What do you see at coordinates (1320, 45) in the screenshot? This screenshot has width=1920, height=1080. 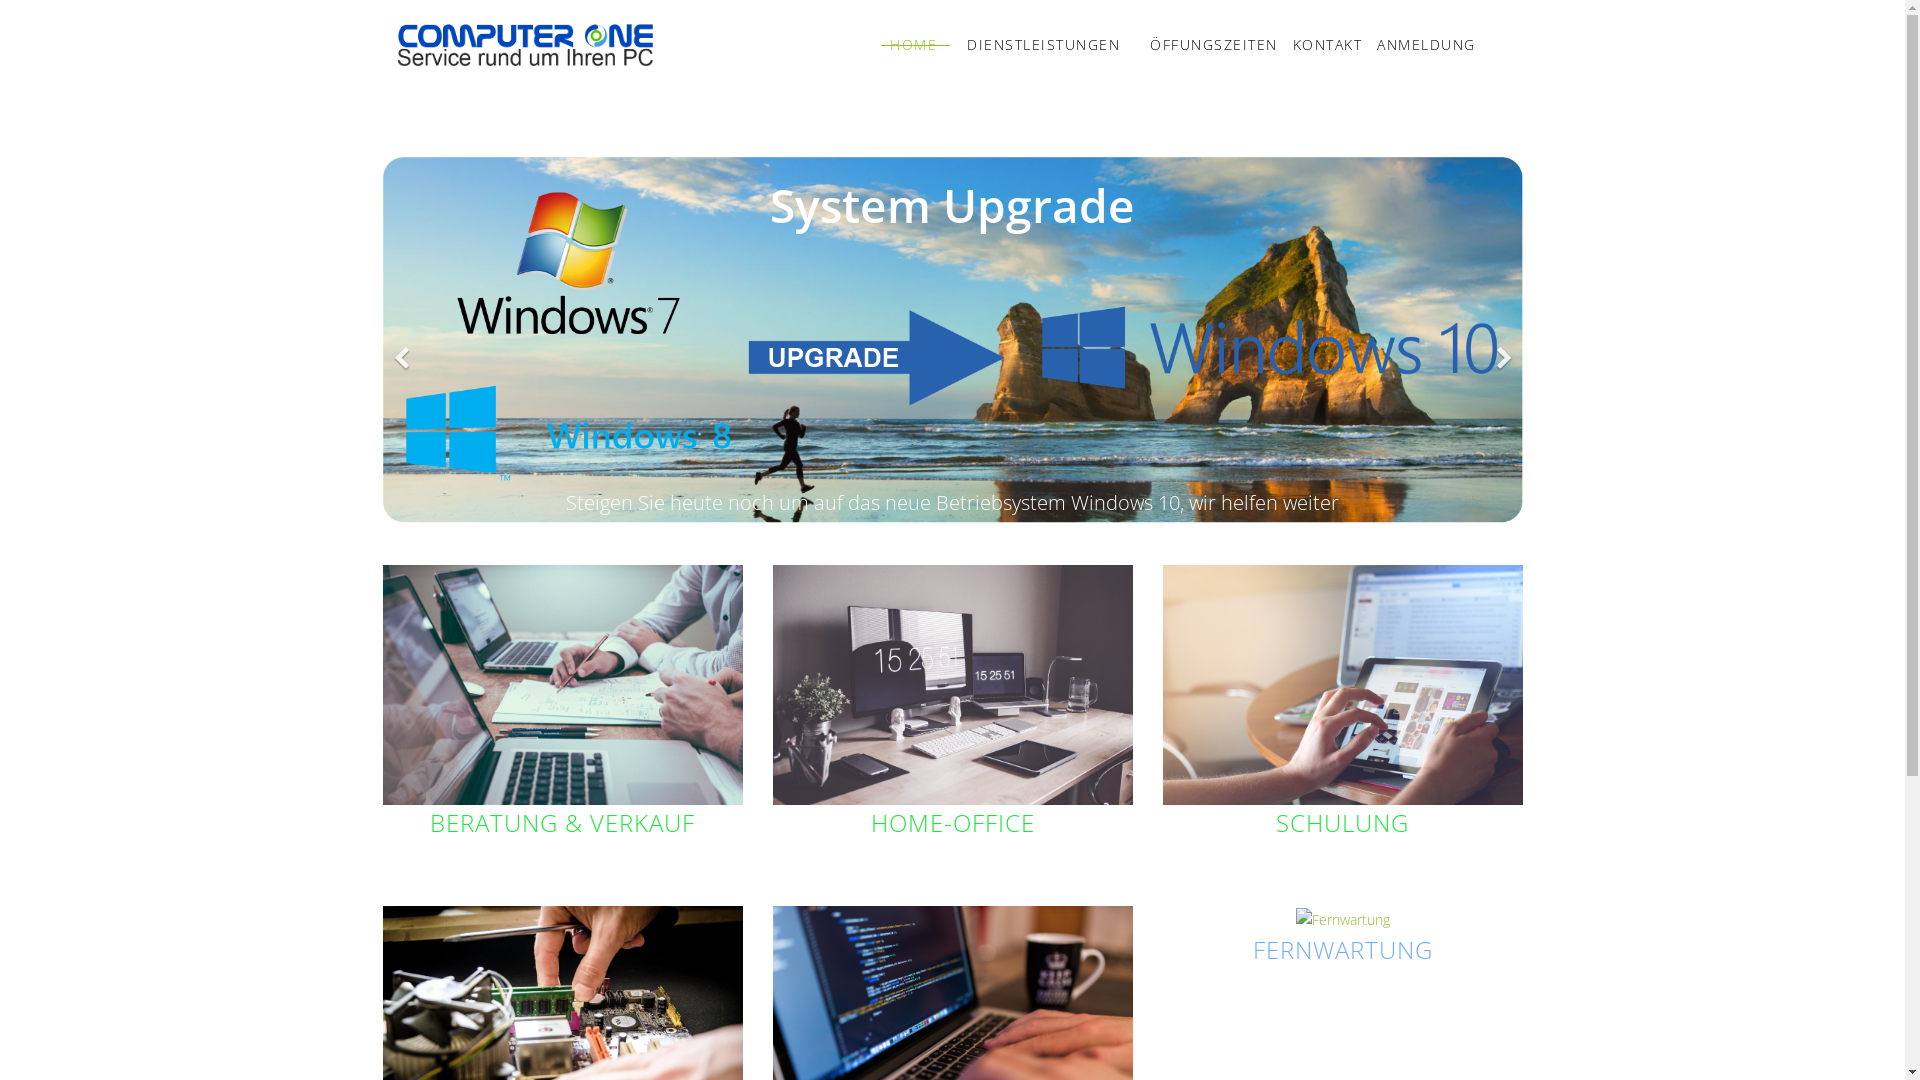 I see `'KONTAKT'` at bounding box center [1320, 45].